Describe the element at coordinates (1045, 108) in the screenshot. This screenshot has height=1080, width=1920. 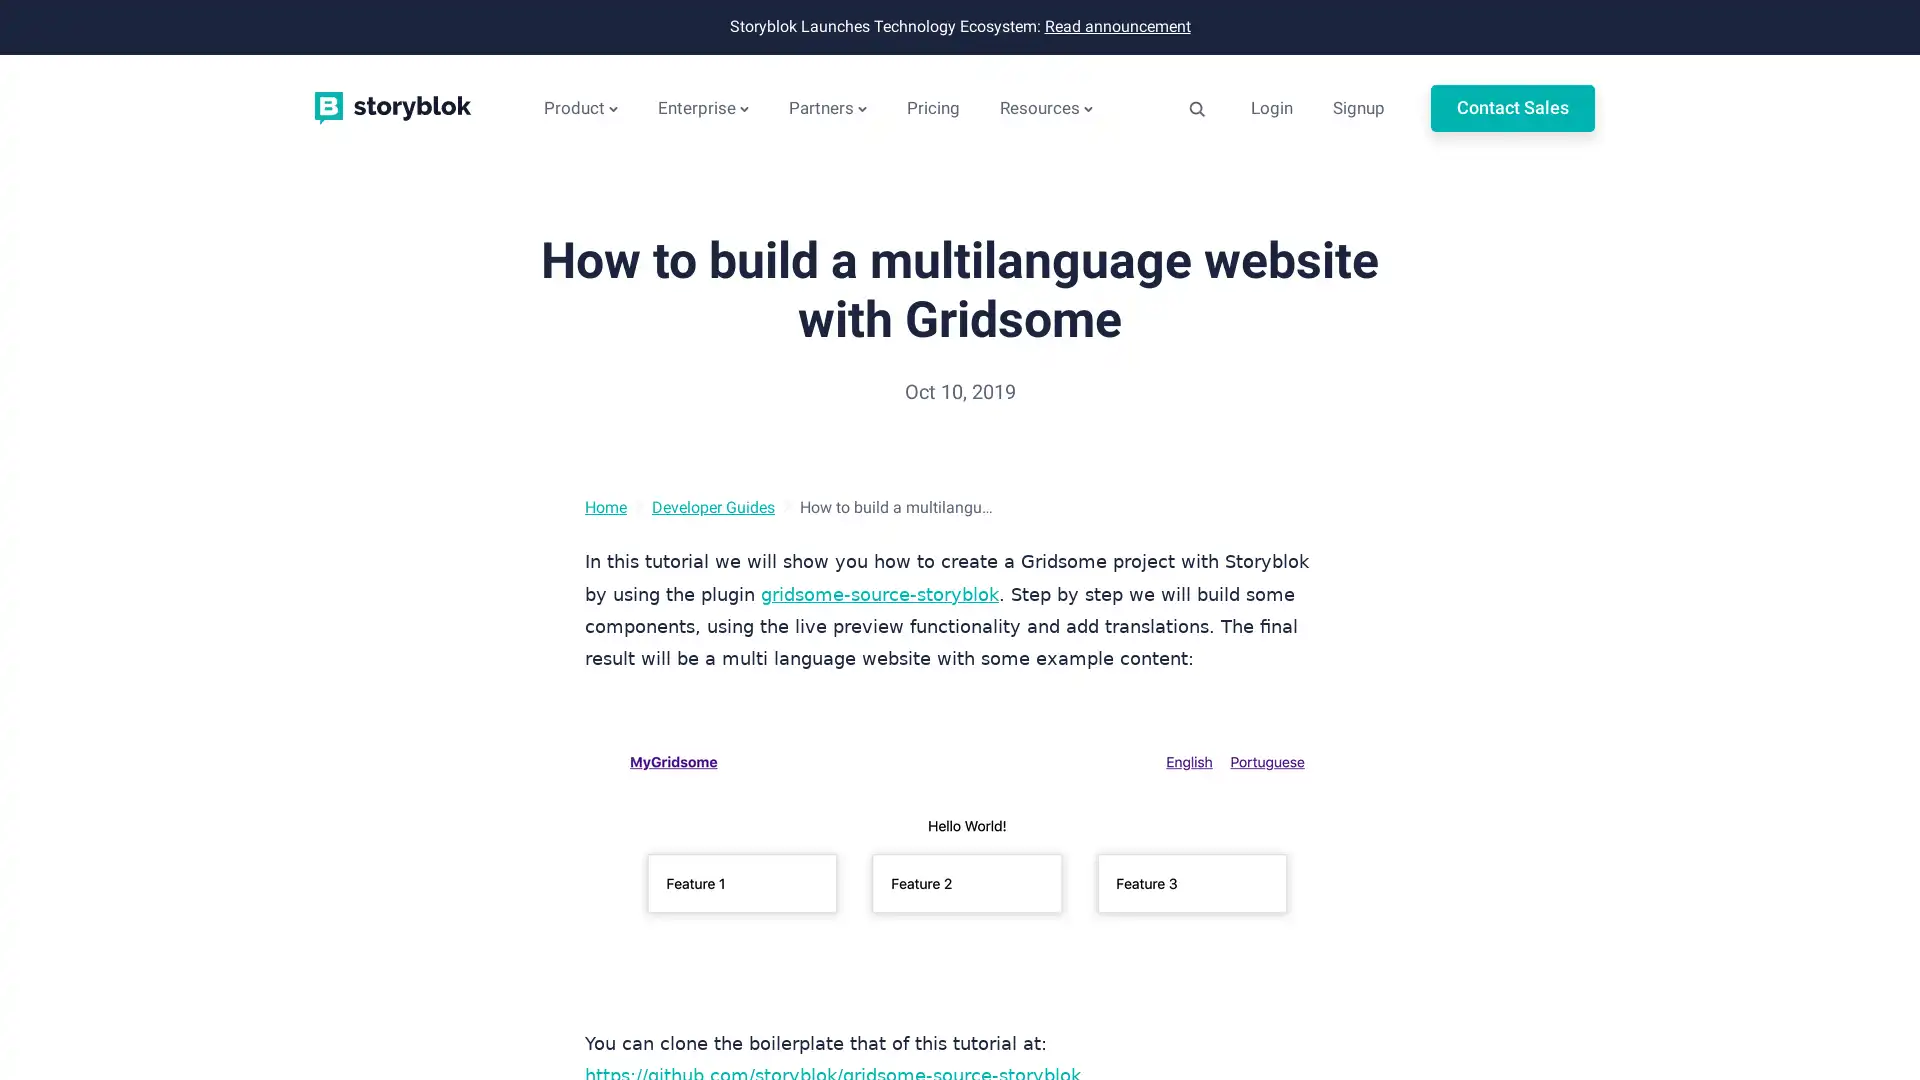
I see `Resources` at that location.